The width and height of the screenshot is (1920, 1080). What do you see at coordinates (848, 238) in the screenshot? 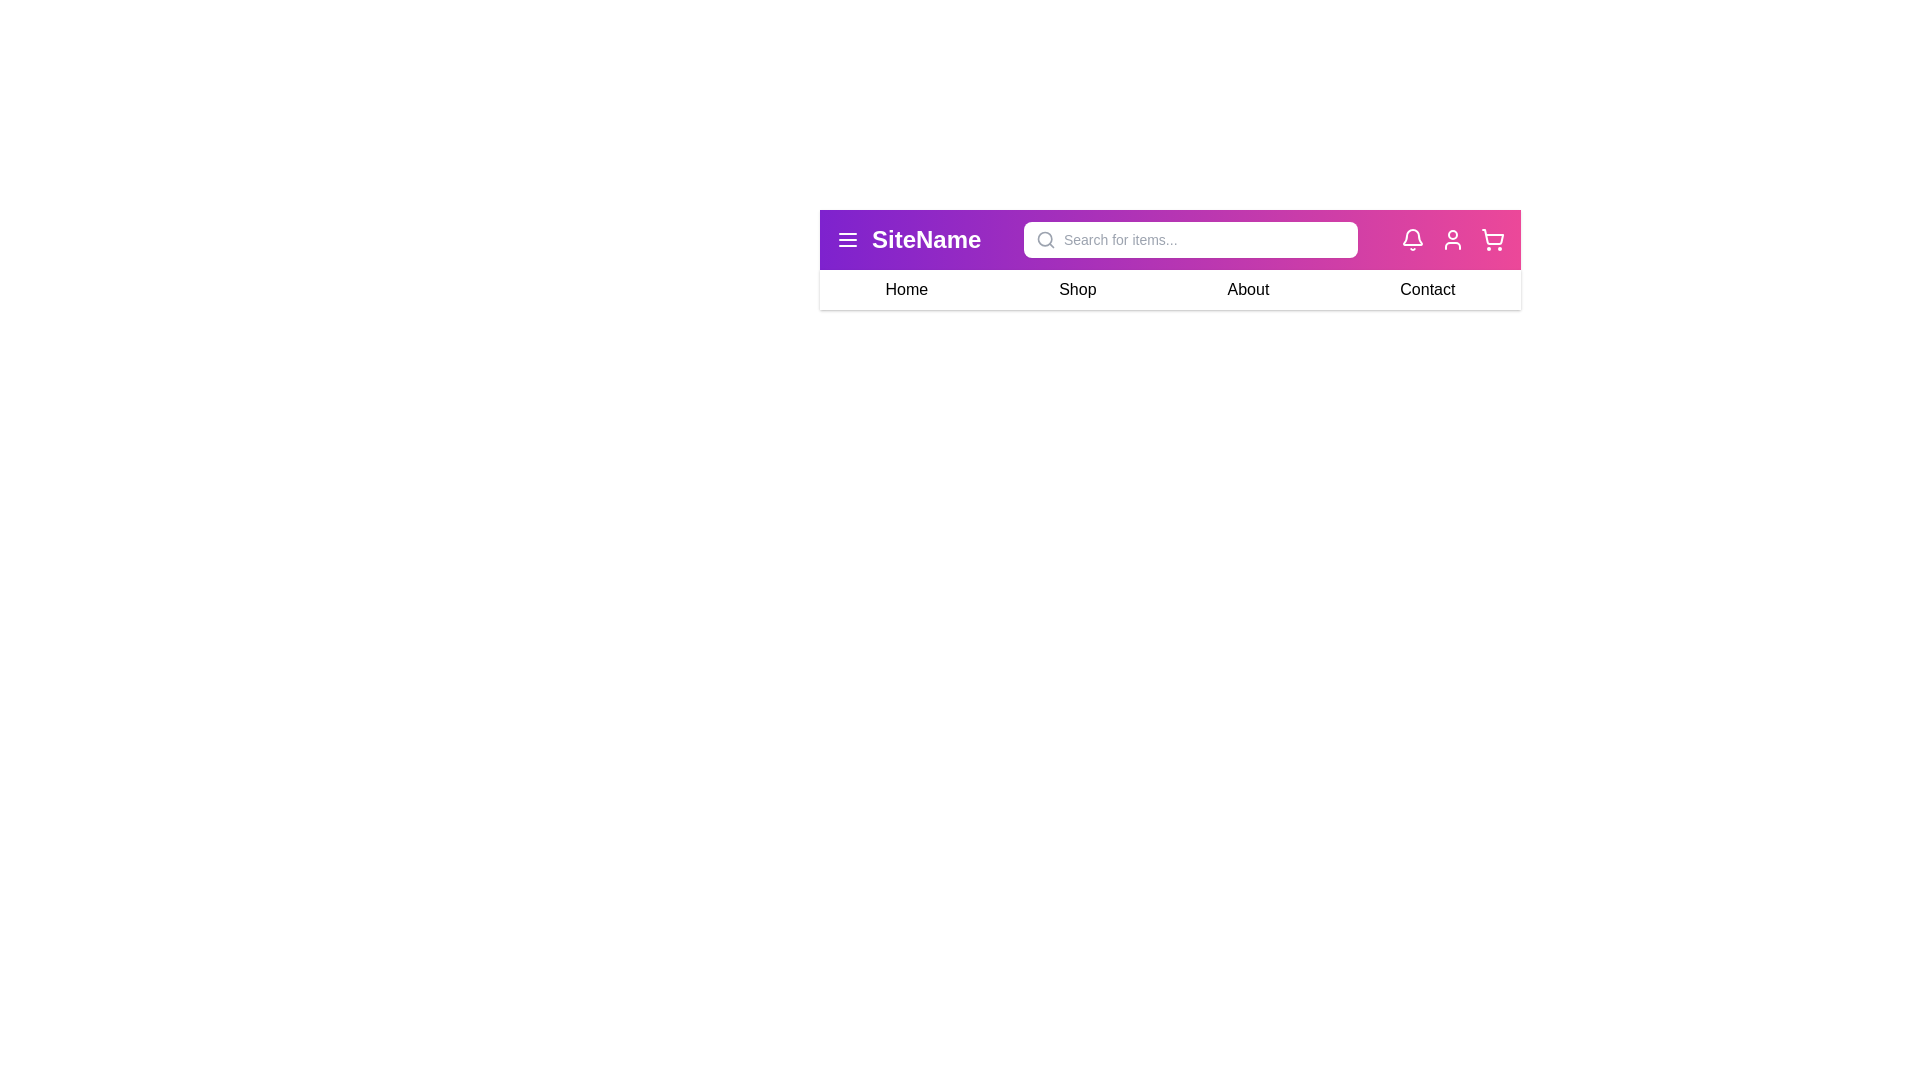
I see `menu button to toggle the navigation menu visibility` at bounding box center [848, 238].